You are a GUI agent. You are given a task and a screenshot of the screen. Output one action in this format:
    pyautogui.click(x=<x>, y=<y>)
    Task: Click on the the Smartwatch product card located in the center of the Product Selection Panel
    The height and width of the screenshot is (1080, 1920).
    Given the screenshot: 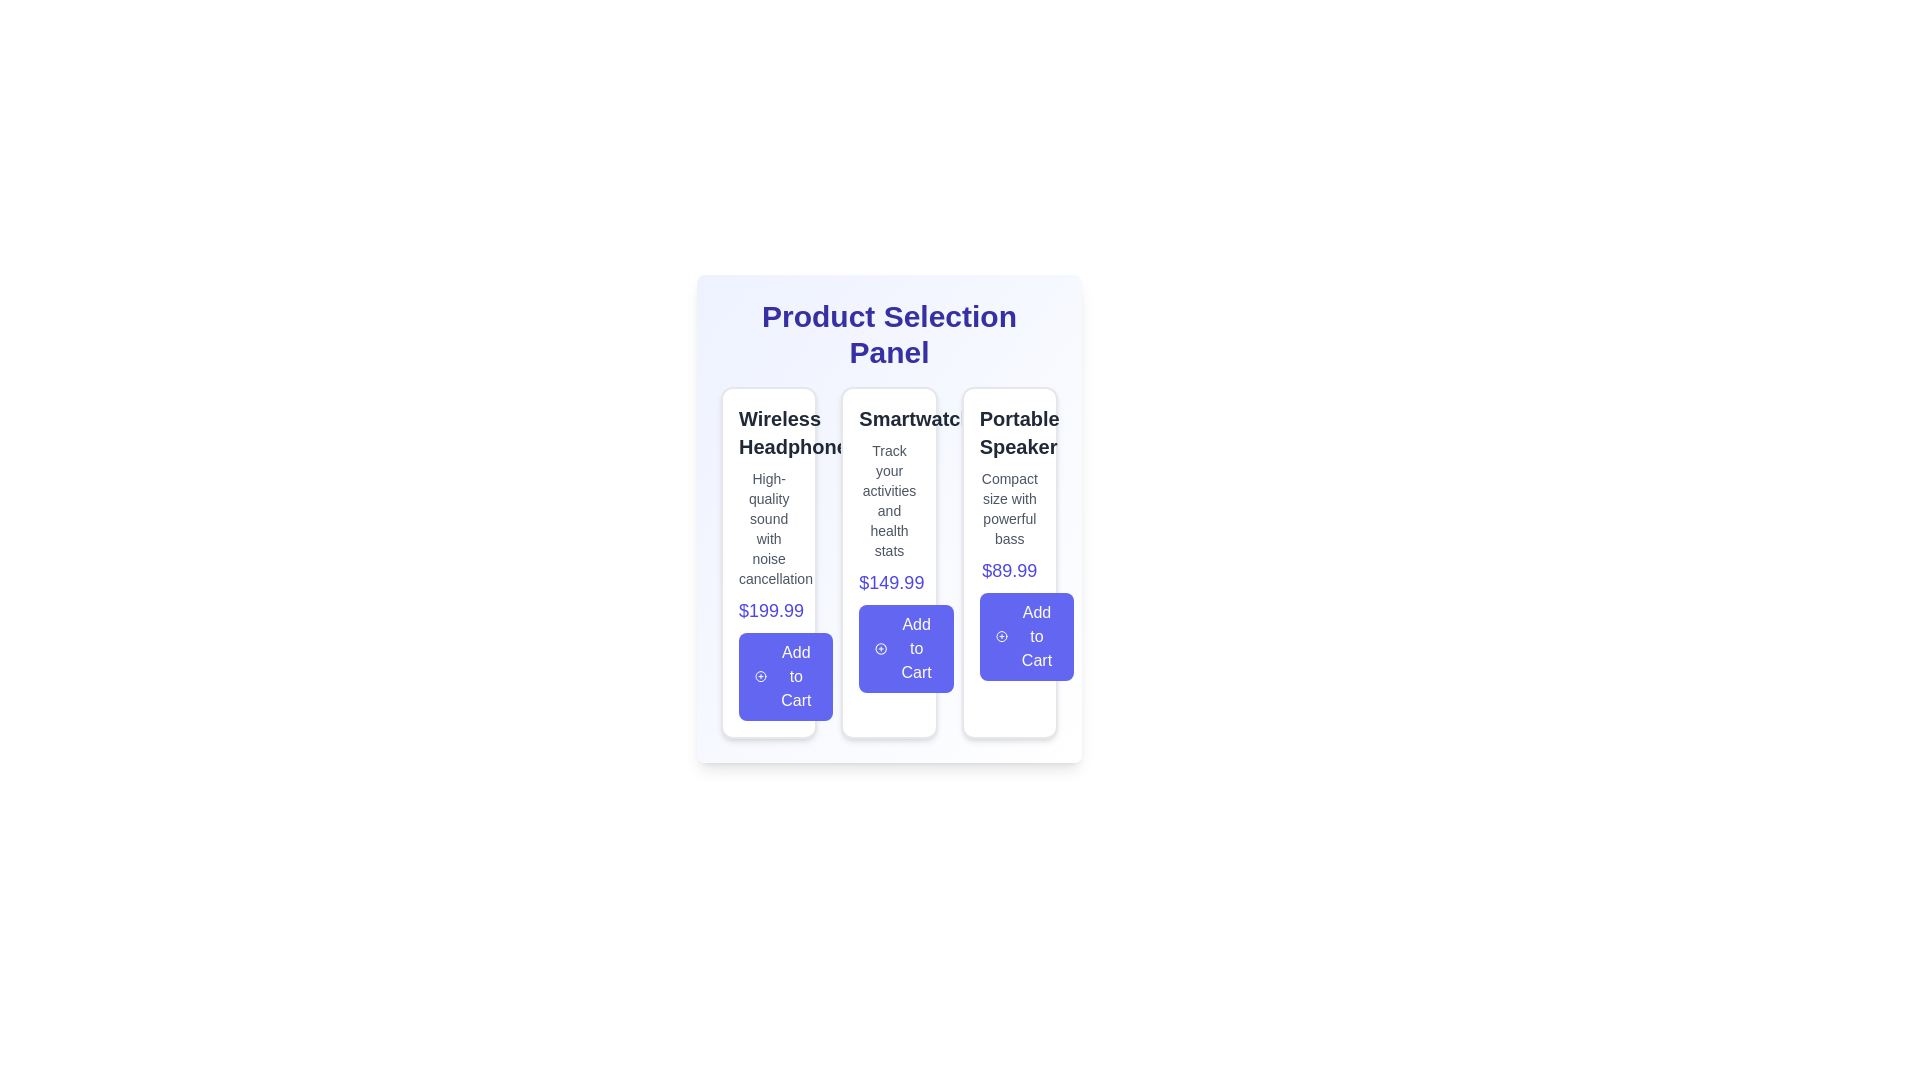 What is the action you would take?
    pyautogui.click(x=888, y=563)
    